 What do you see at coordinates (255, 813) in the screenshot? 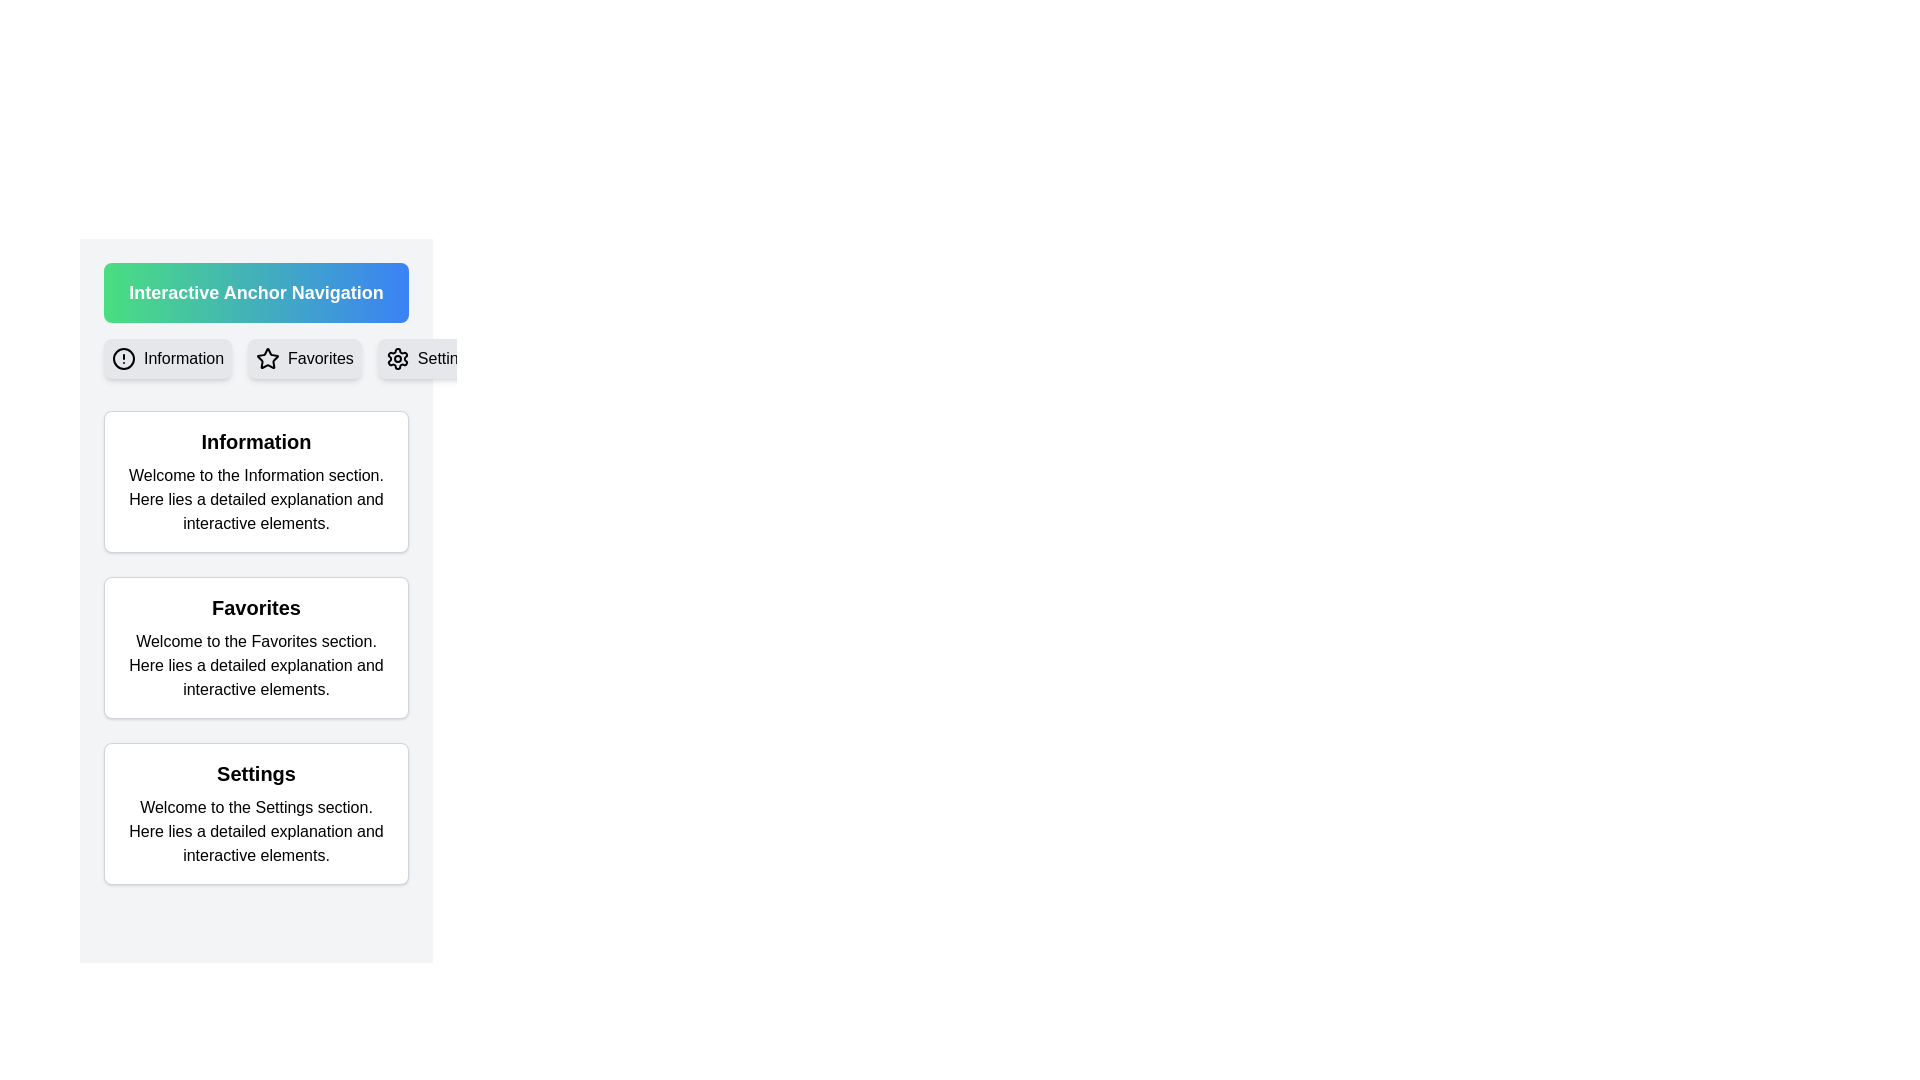
I see `text content of the settings informational card located at the bottom of the vertical stack of cards, which is the third card following 'Information' and 'Favorites'` at bounding box center [255, 813].